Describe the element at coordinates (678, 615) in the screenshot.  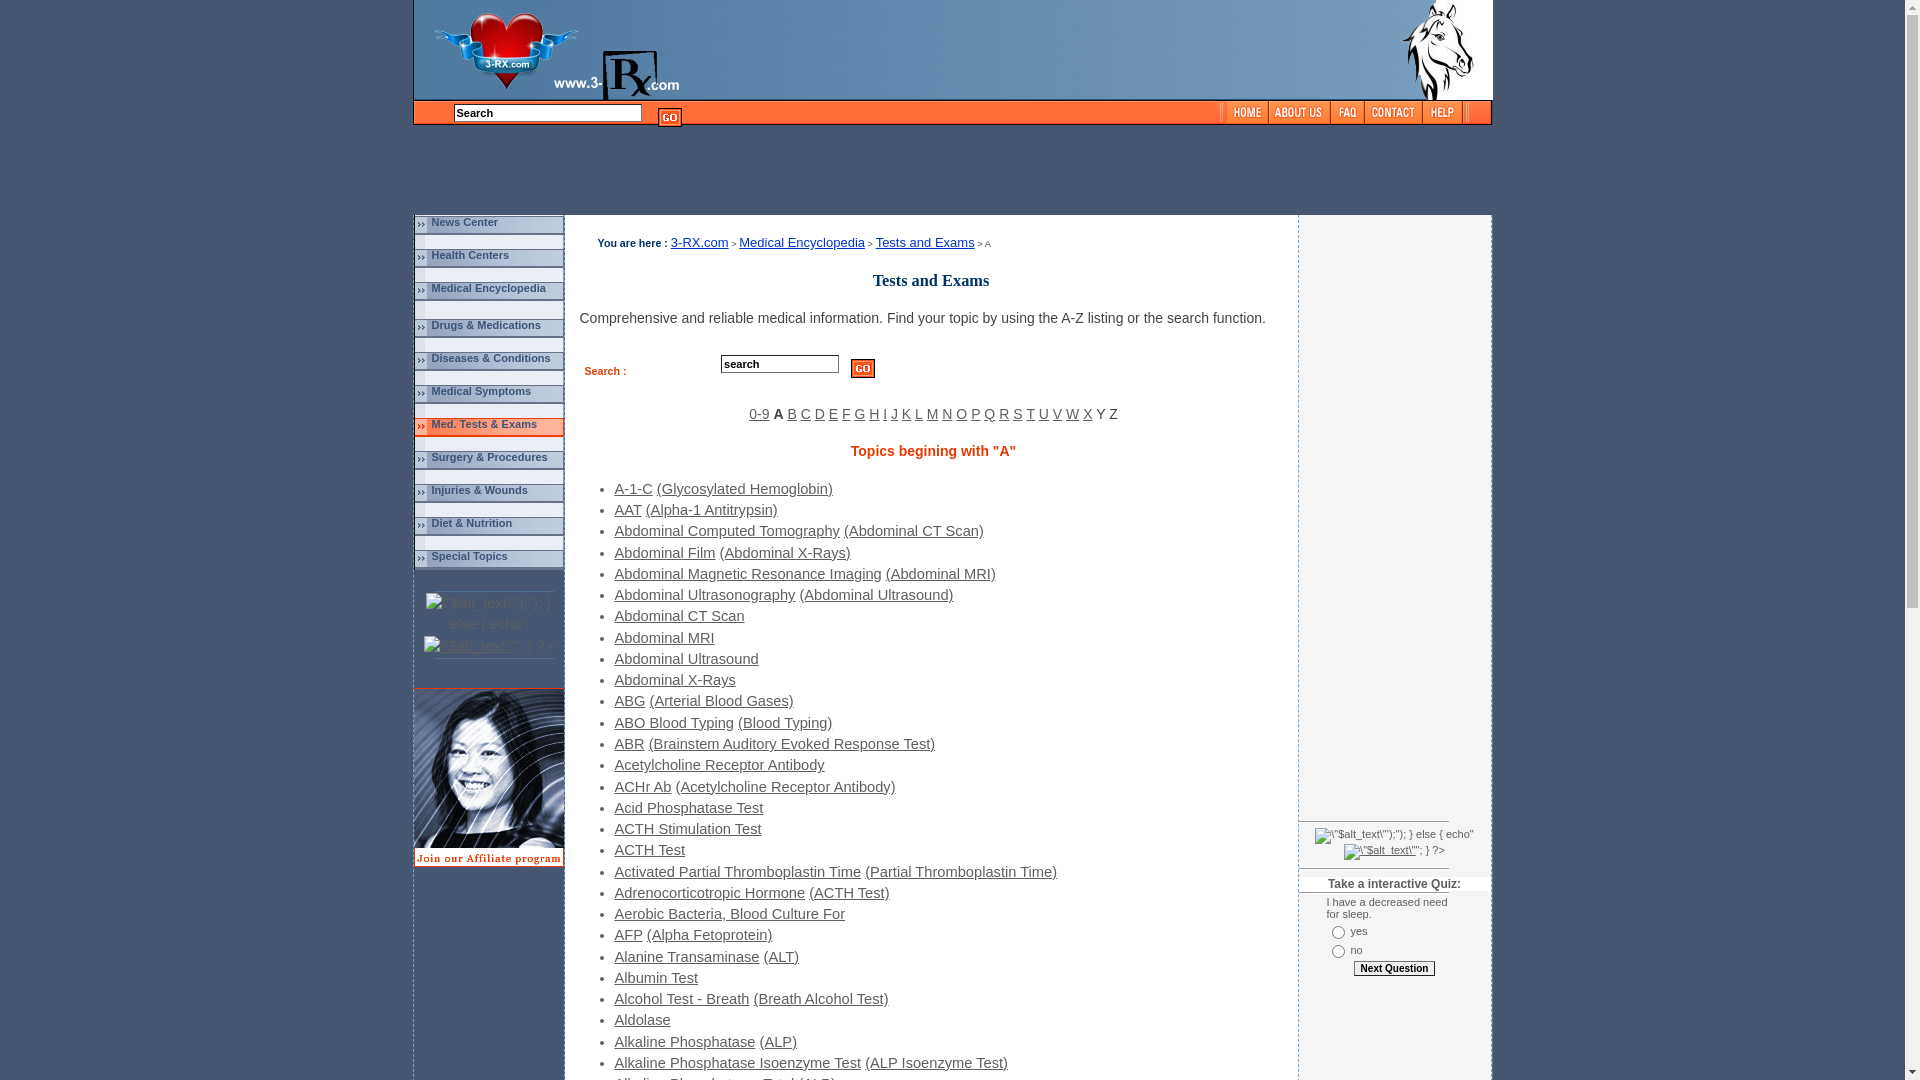
I see `'Abdominal CT Scan'` at that location.